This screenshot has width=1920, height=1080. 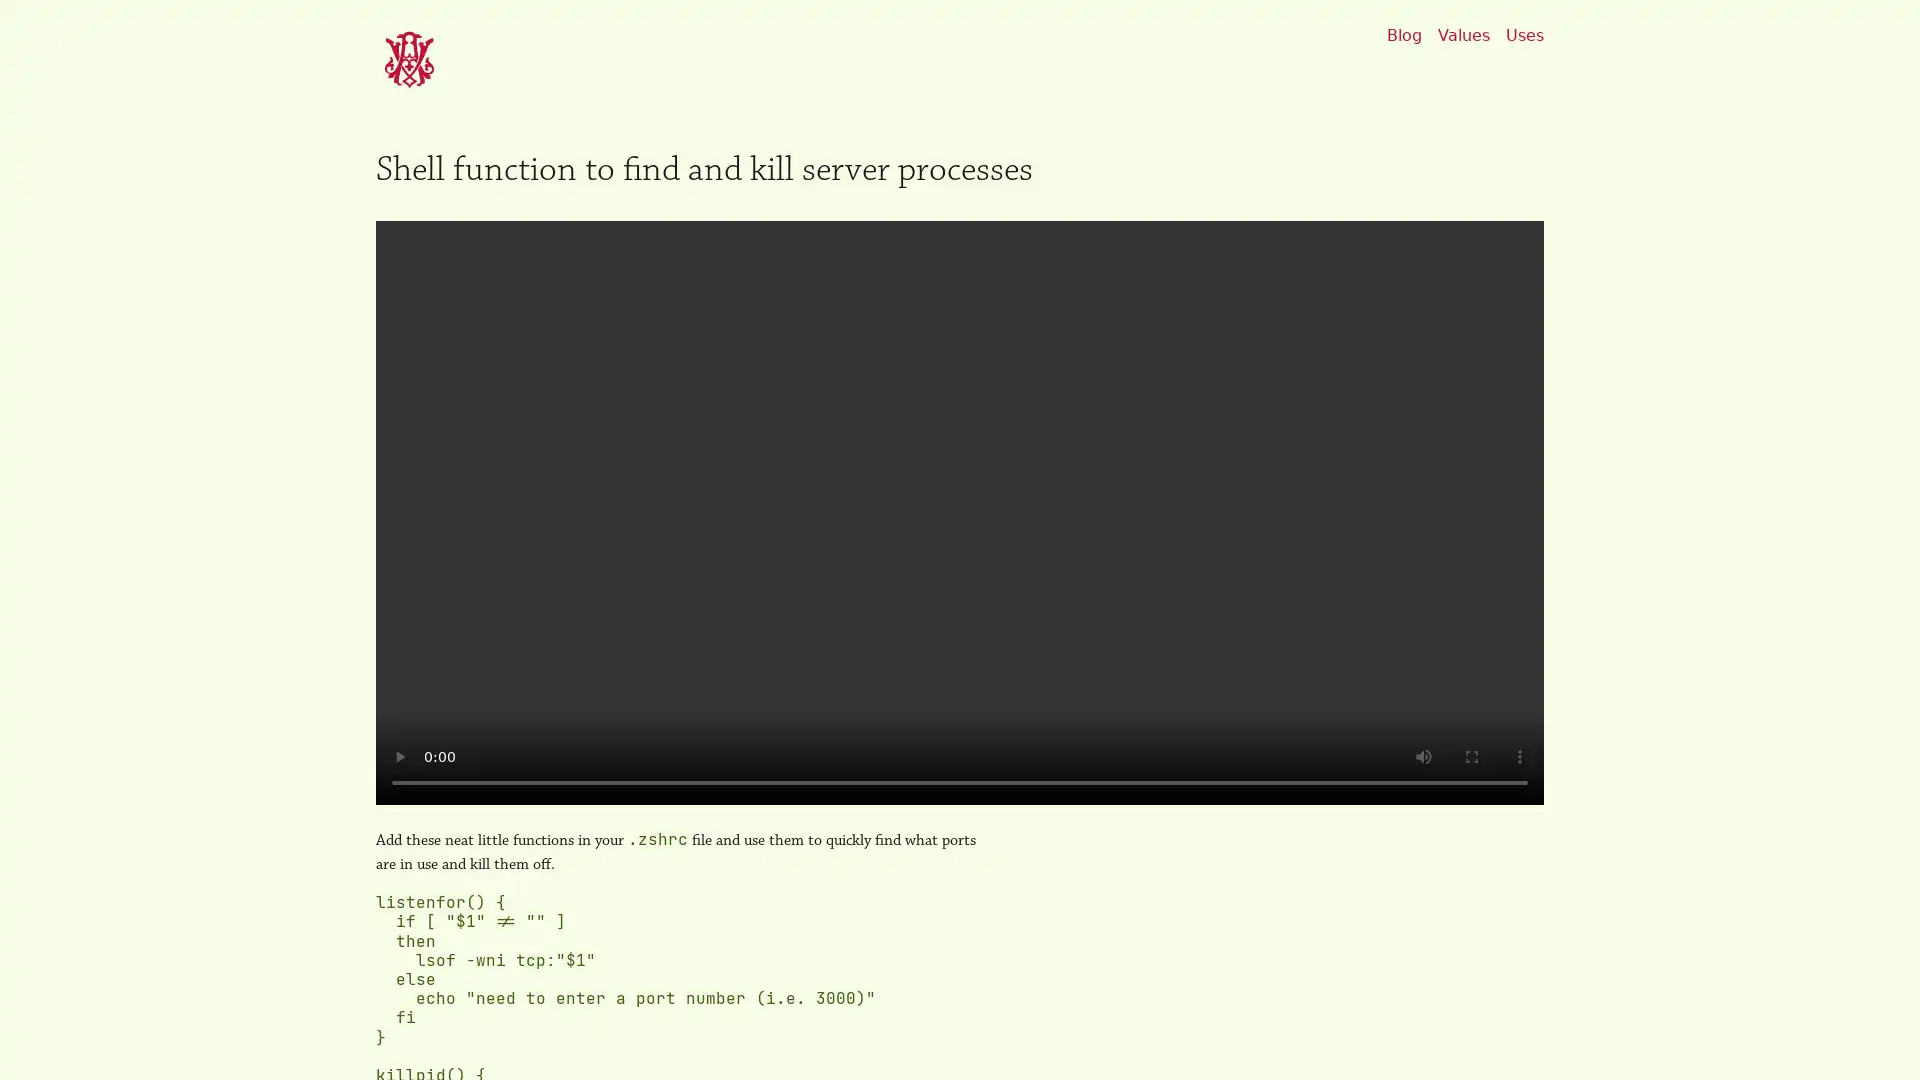 I want to click on show more media controls, so click(x=1520, y=756).